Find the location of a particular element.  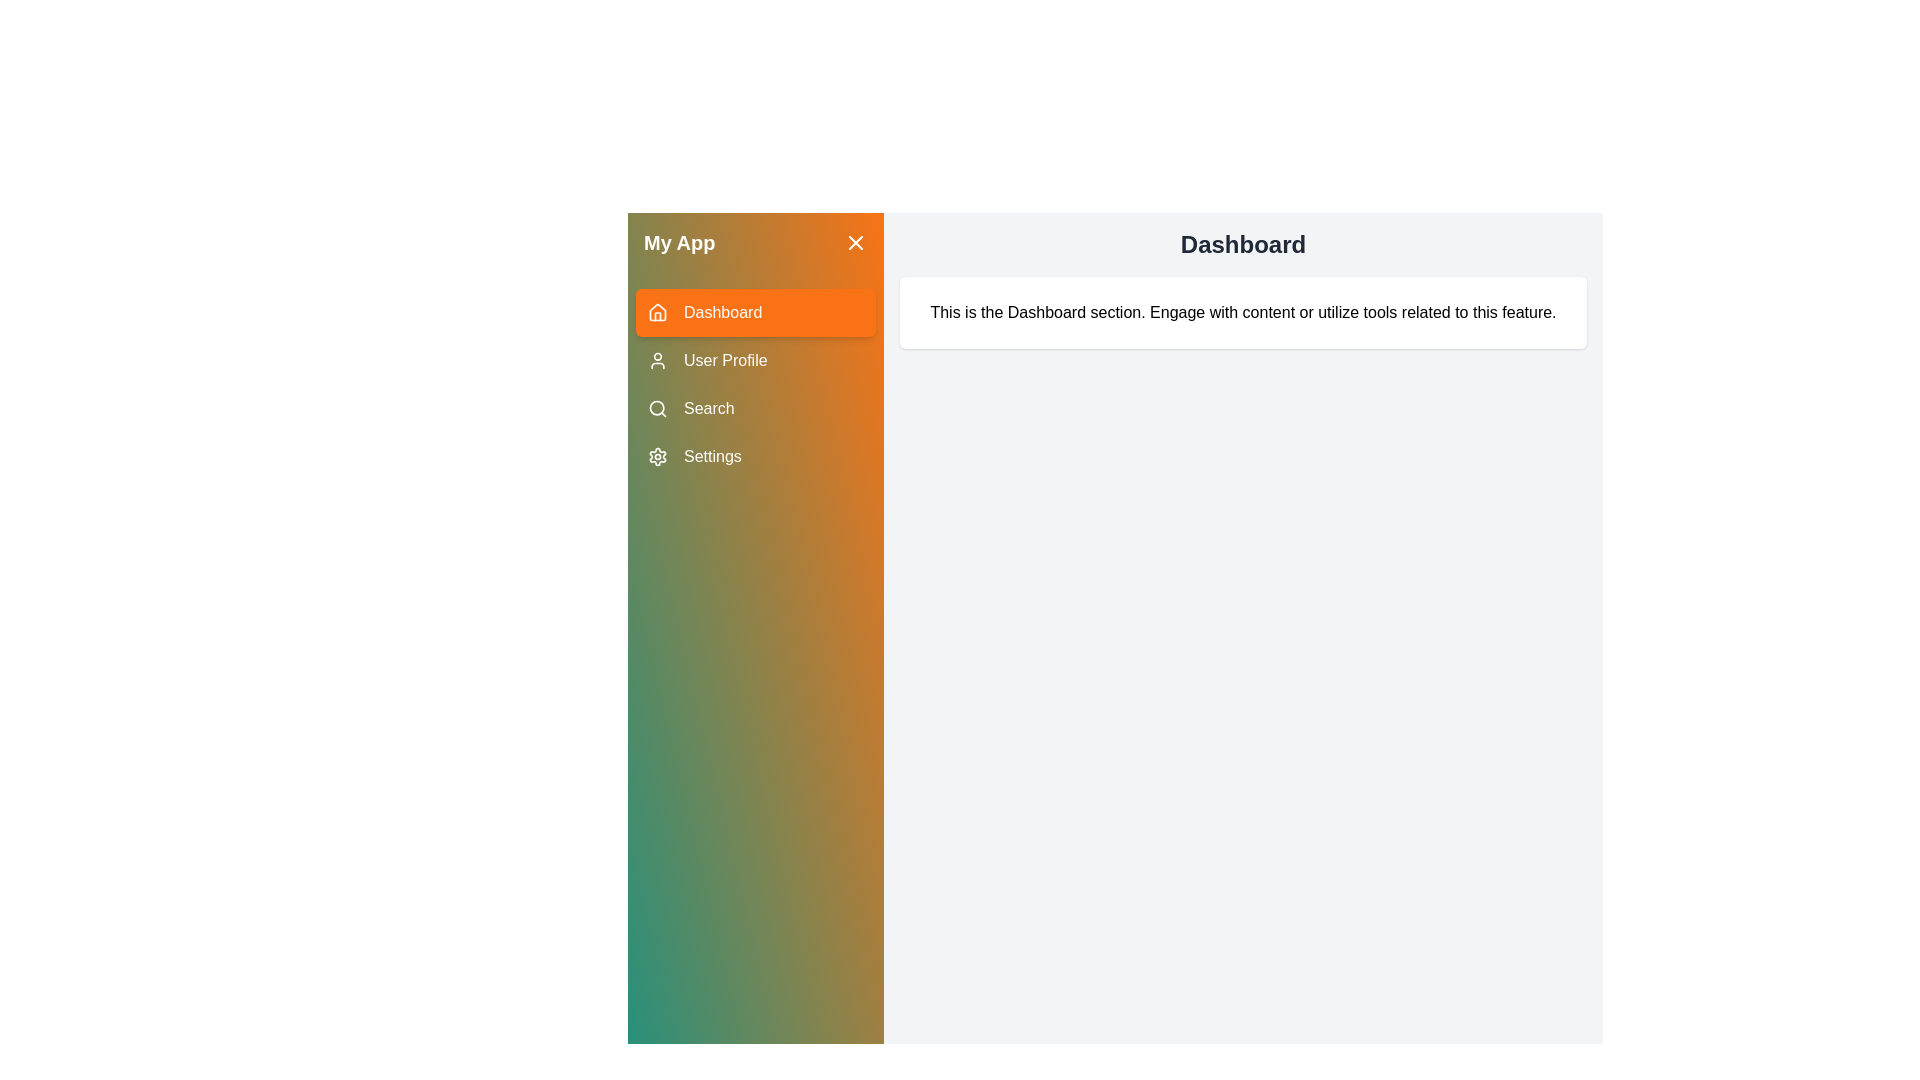

the menu item labeled Search to change the active section is located at coordinates (754, 407).